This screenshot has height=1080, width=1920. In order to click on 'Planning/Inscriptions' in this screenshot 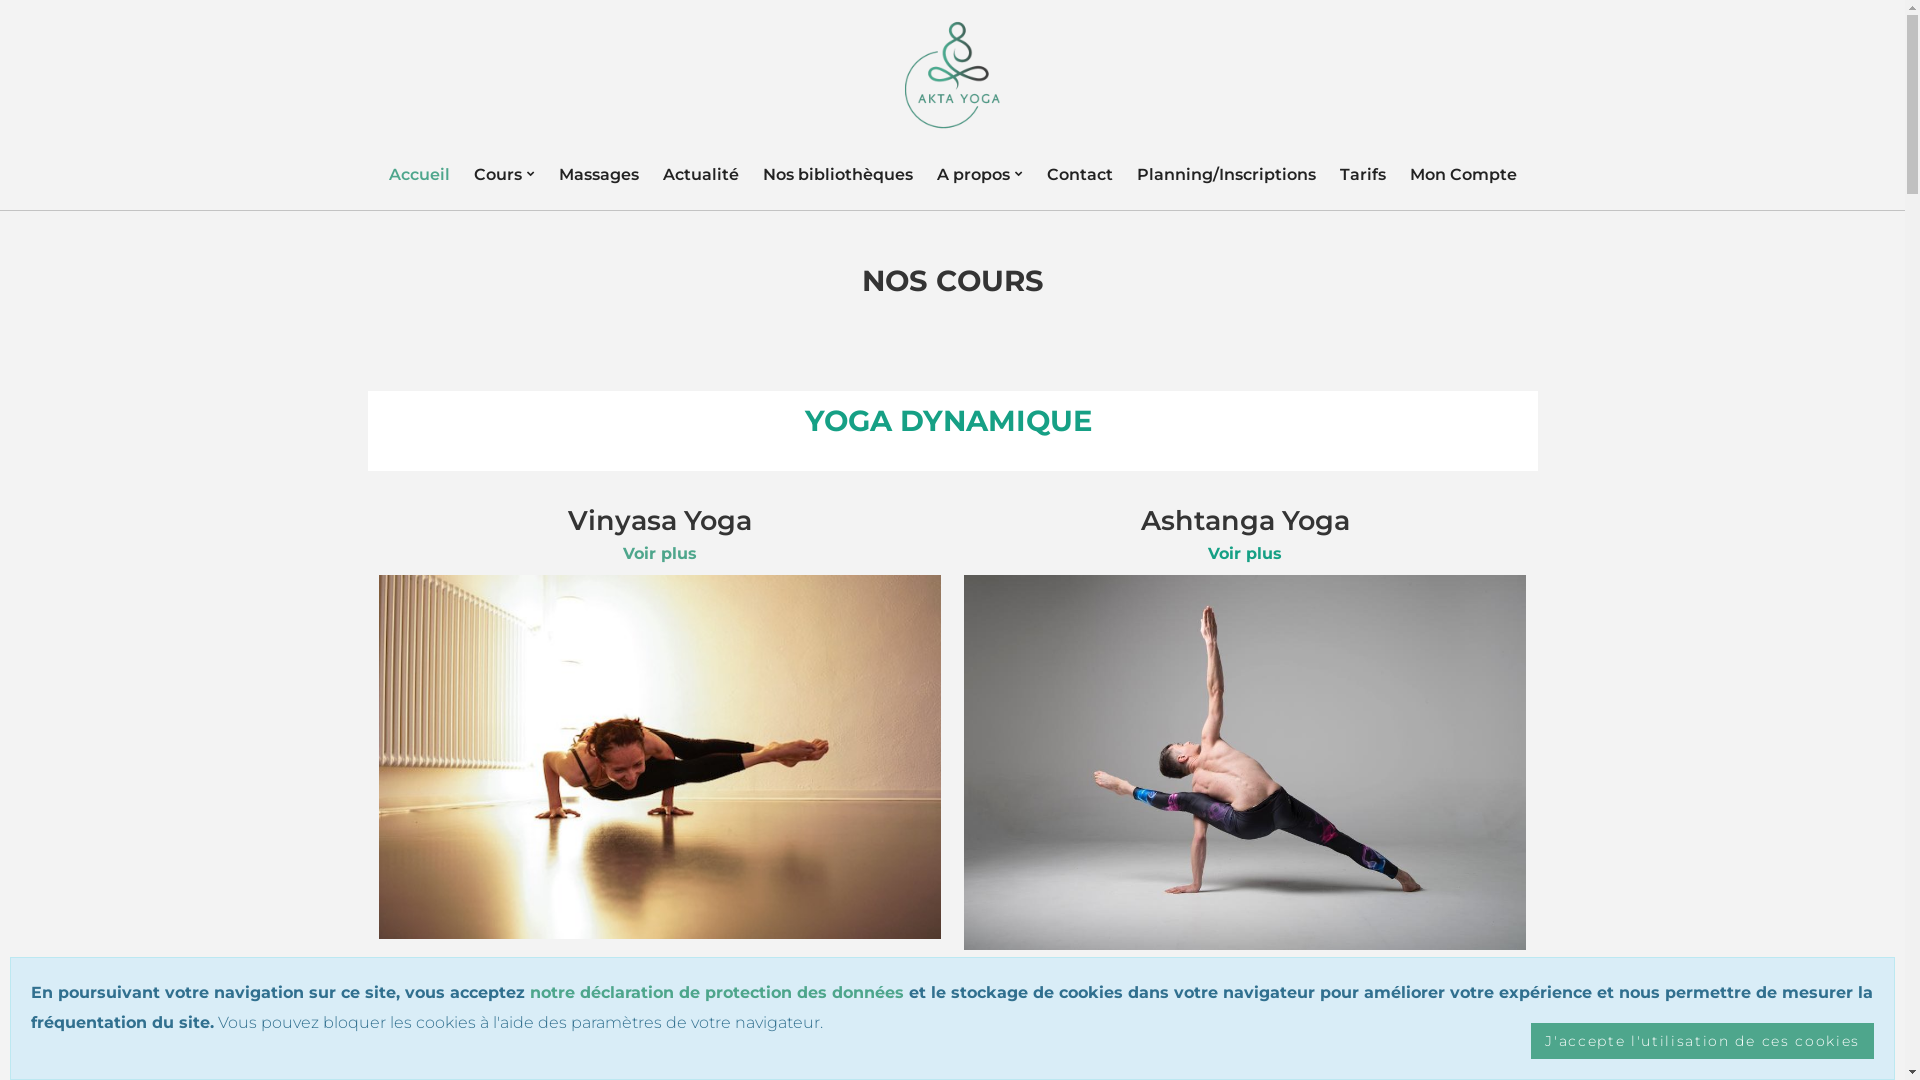, I will do `click(1126, 173)`.